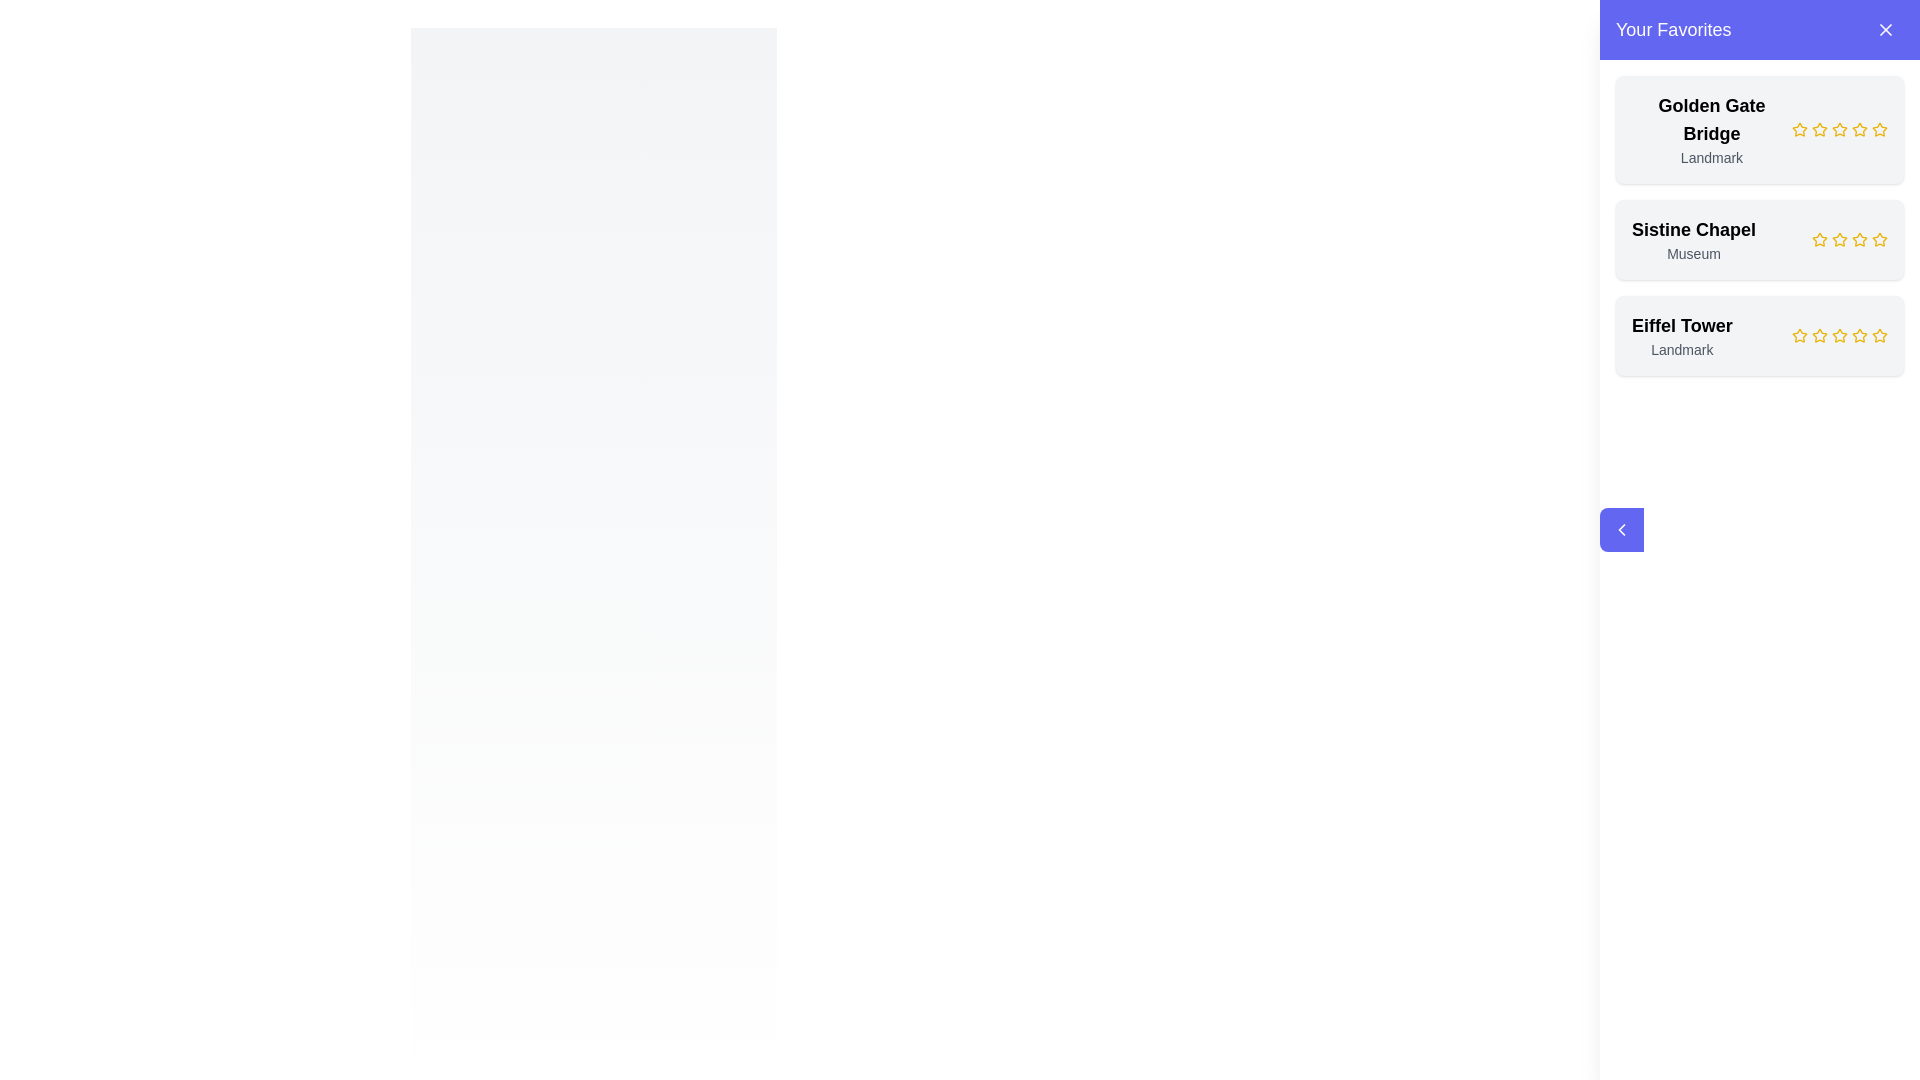 The width and height of the screenshot is (1920, 1080). What do you see at coordinates (1681, 334) in the screenshot?
I see `the text label that identifies the 'Eiffel Tower' as a 'Landmark' located in the upper-left region of the bottom card in a list of saved items` at bounding box center [1681, 334].